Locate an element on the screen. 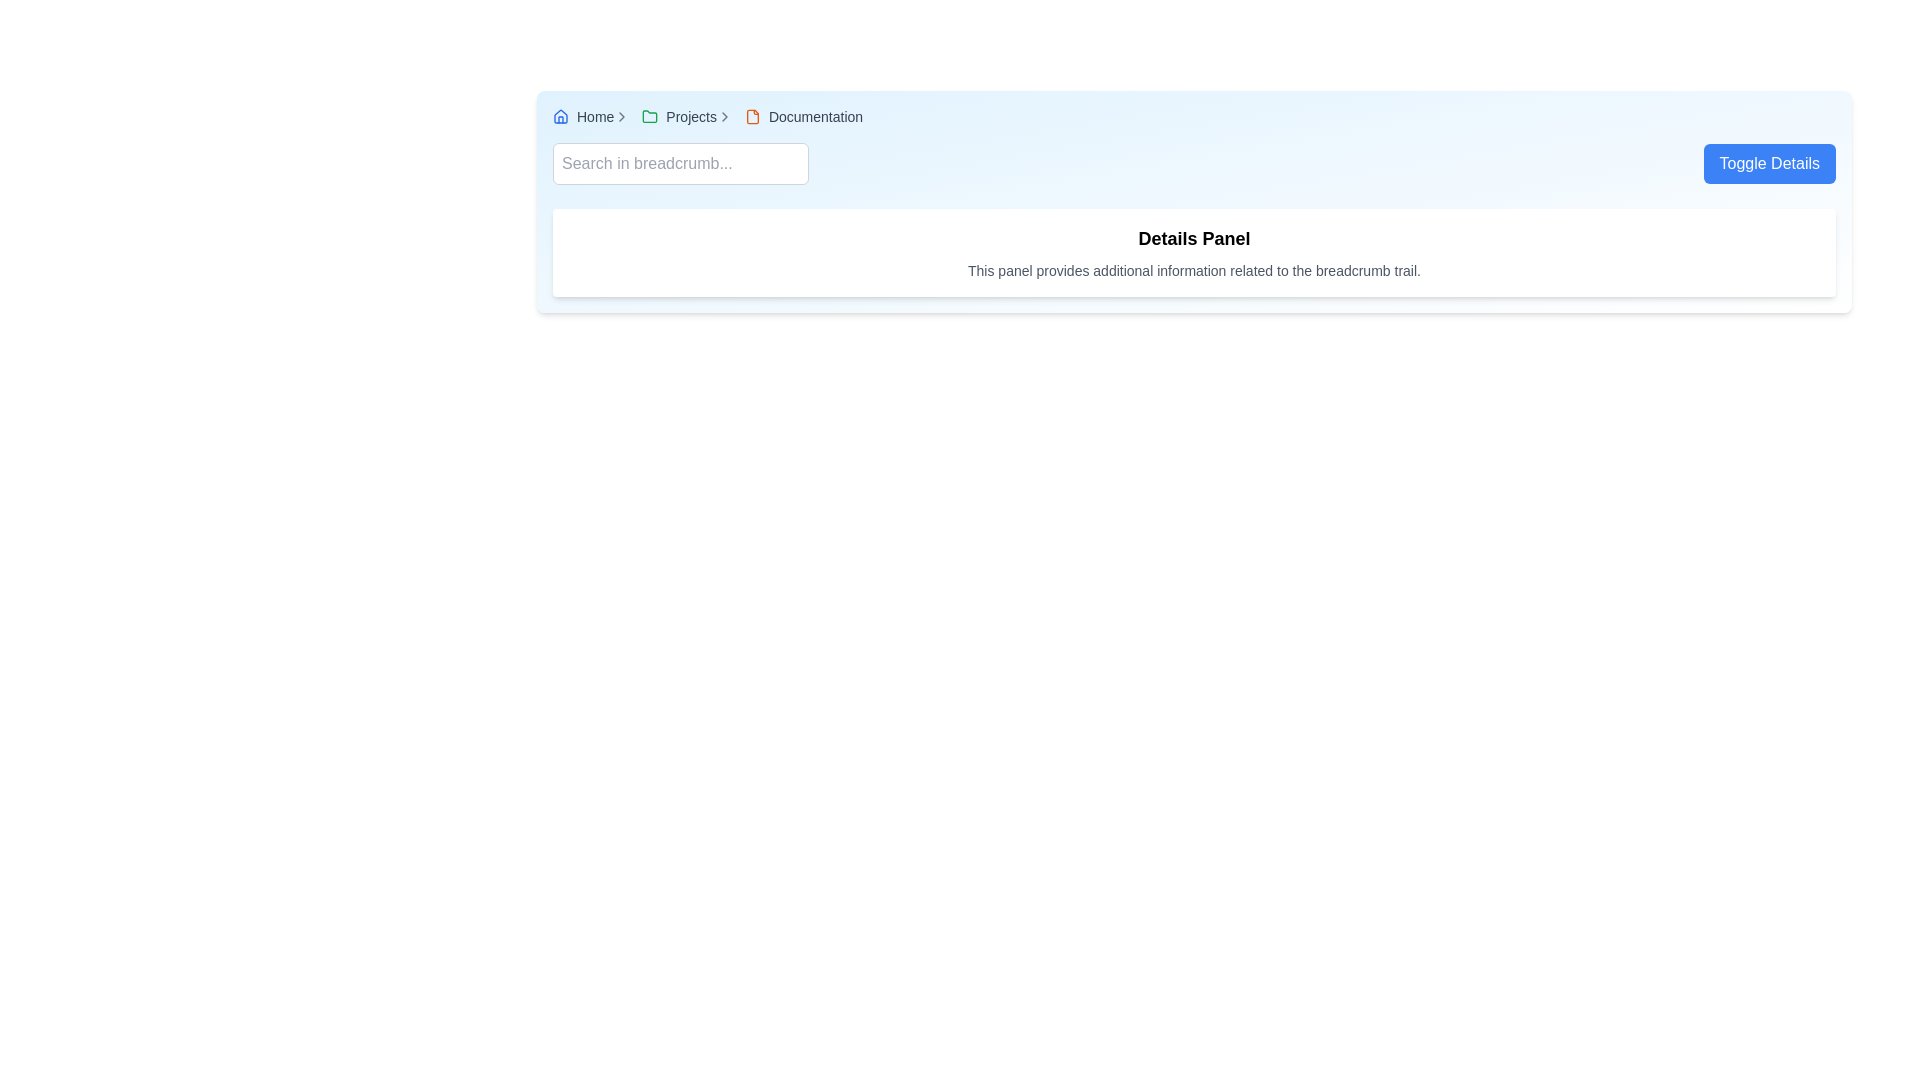 Image resolution: width=1920 pixels, height=1080 pixels. the 'Home' text label is located at coordinates (594, 116).